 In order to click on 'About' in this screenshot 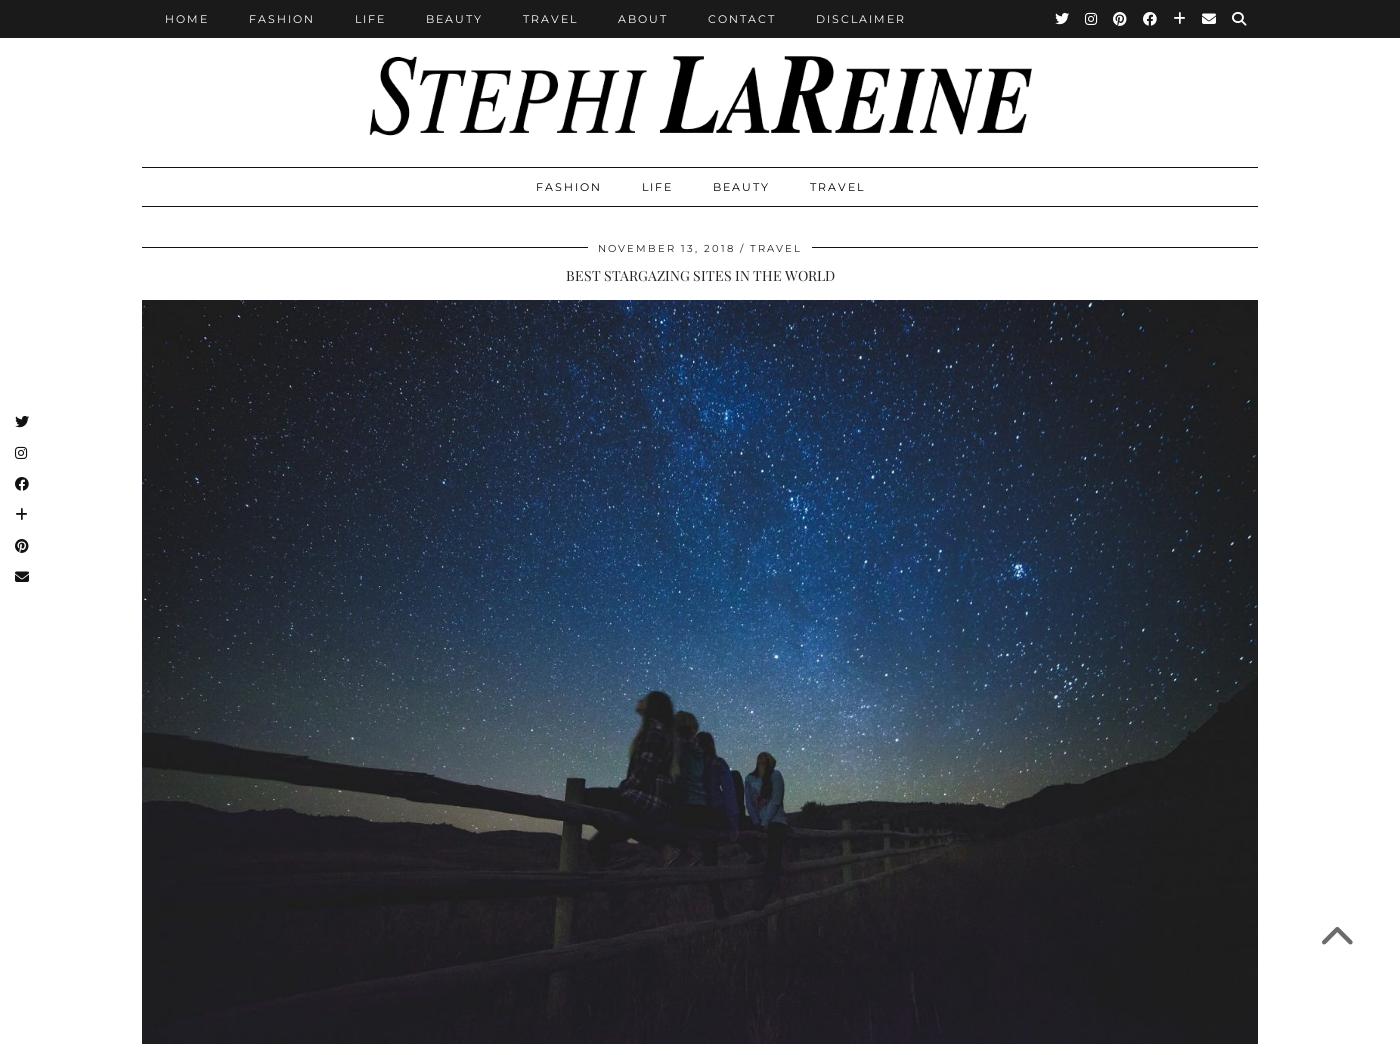, I will do `click(643, 18)`.